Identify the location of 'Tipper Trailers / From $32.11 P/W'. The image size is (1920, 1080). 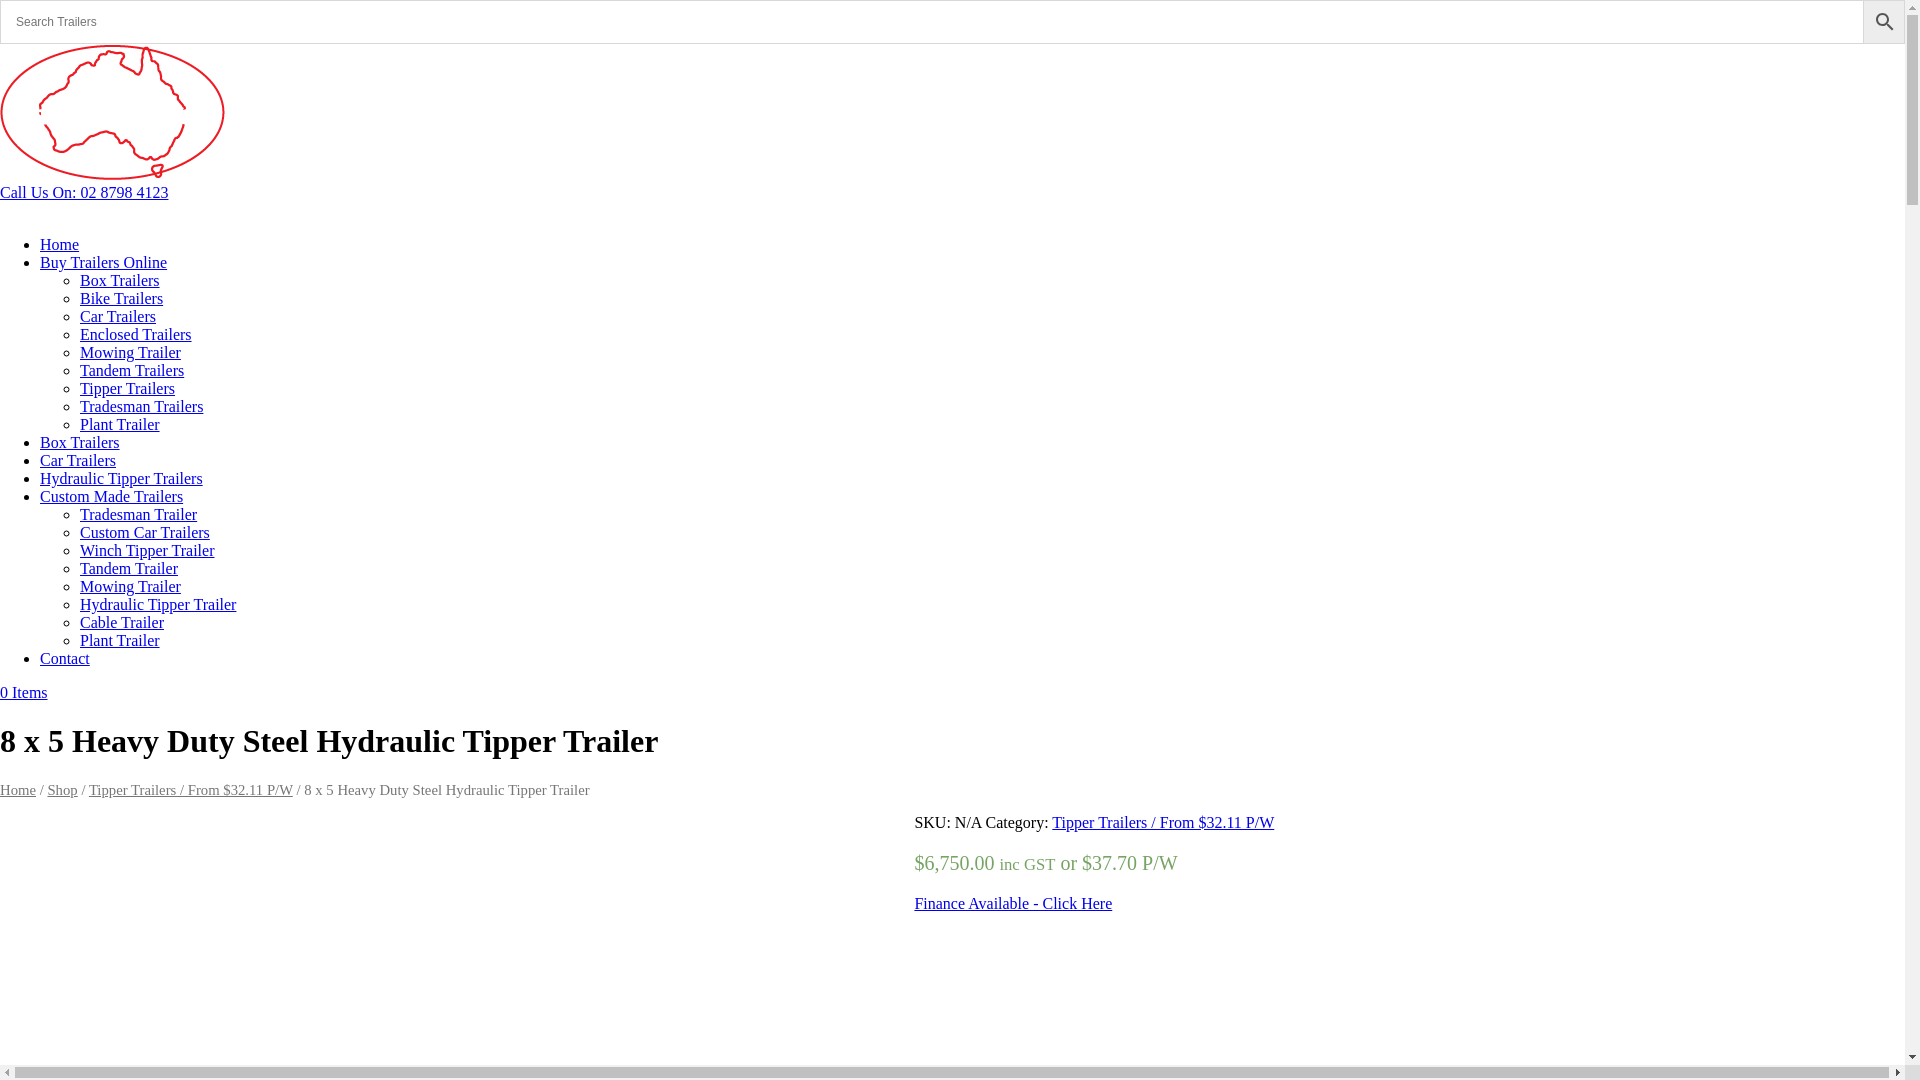
(88, 789).